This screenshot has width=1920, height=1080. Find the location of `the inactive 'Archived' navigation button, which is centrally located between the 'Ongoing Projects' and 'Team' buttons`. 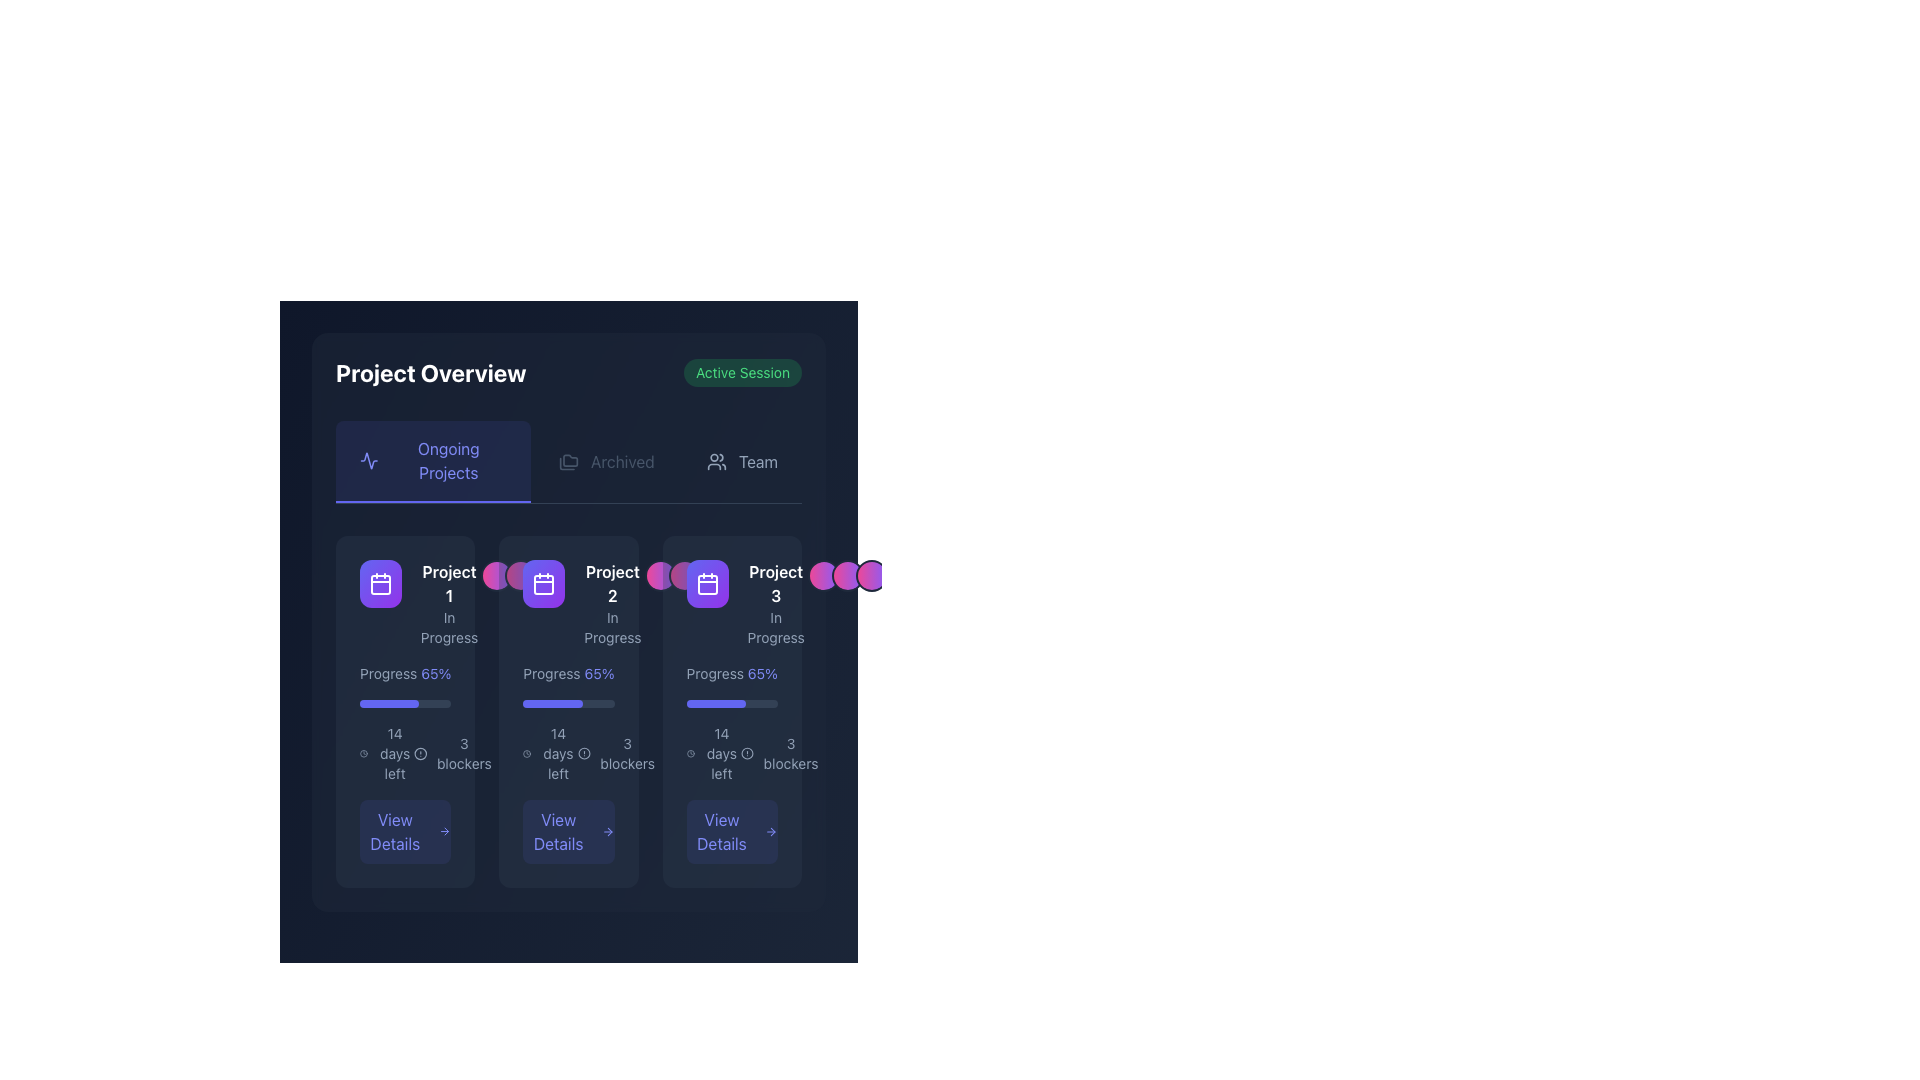

the inactive 'Archived' navigation button, which is centrally located between the 'Ongoing Projects' and 'Team' buttons is located at coordinates (605, 462).